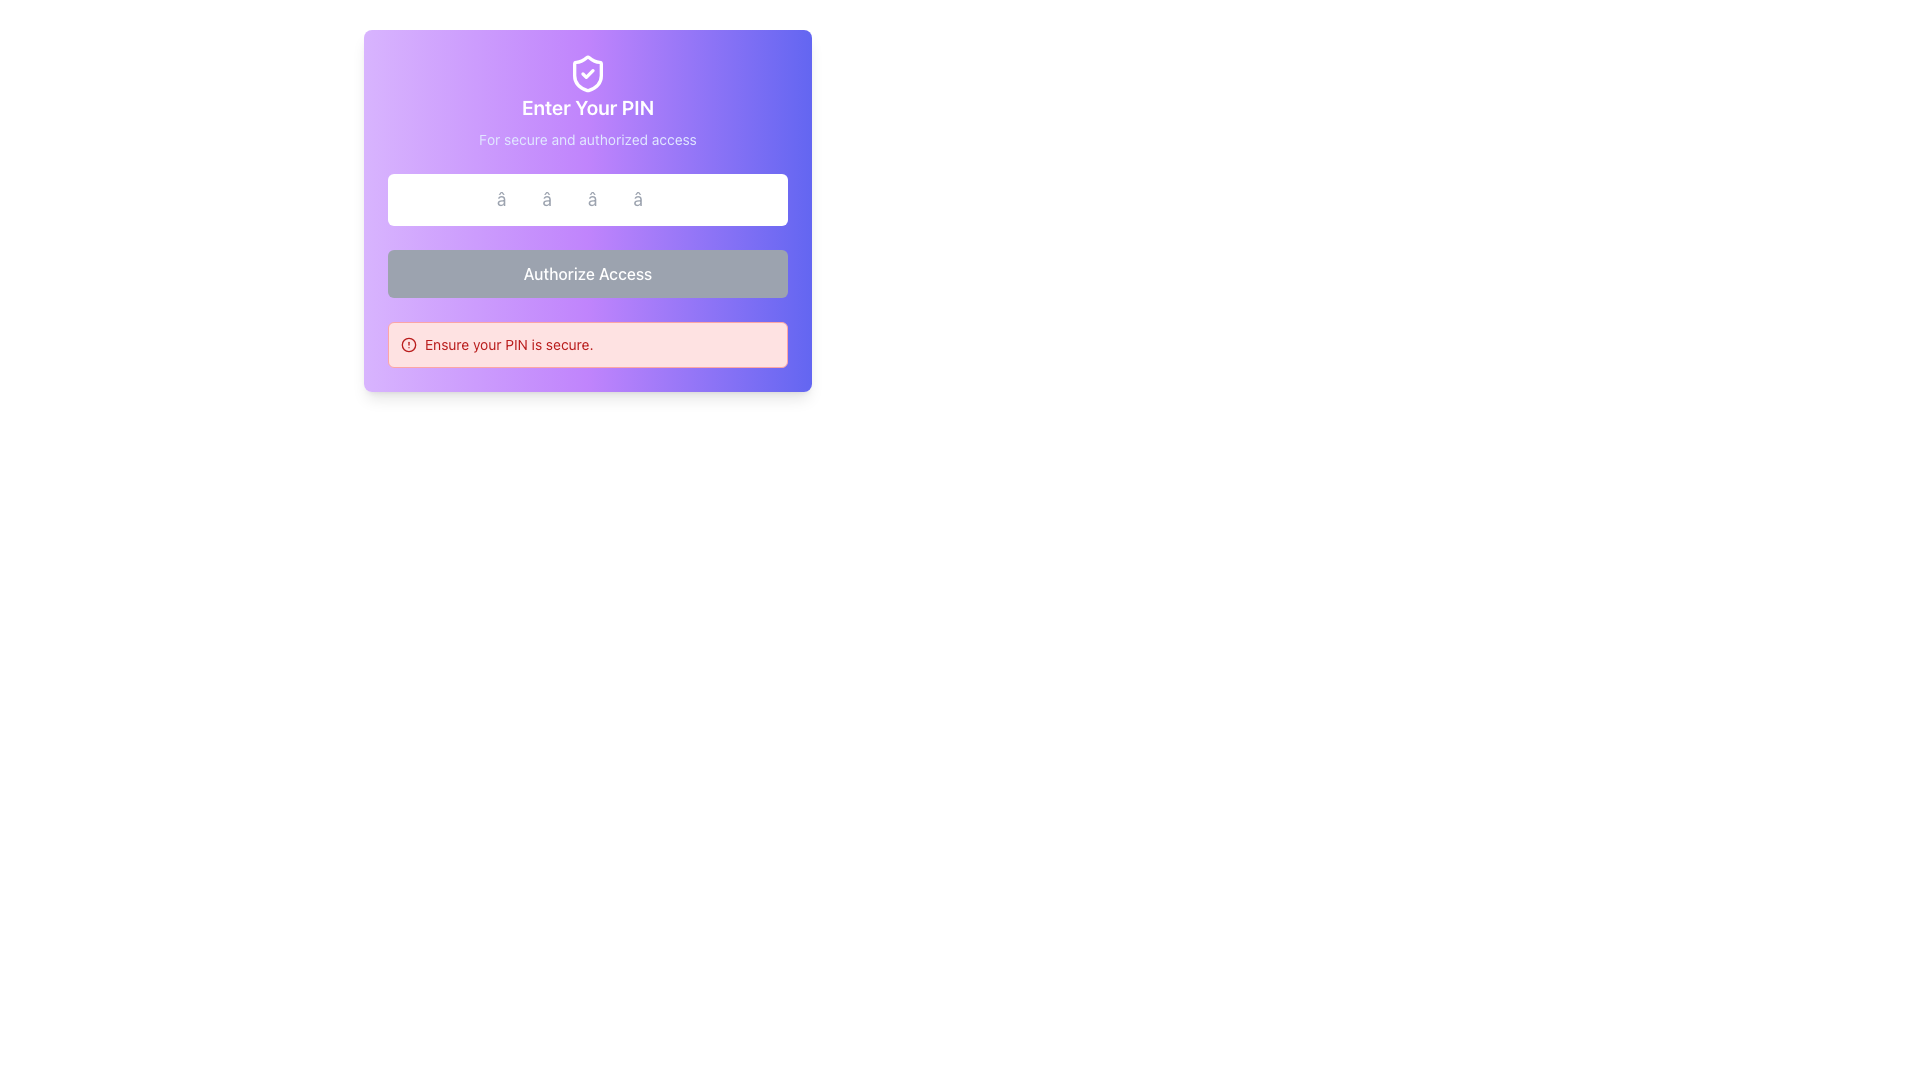 The width and height of the screenshot is (1920, 1080). Describe the element at coordinates (587, 138) in the screenshot. I see `the text label that displays the message 'For secure and authorized access', which is positioned below the title 'Enter Your PIN' and is styled with a smaller font size and indigo hue` at that location.